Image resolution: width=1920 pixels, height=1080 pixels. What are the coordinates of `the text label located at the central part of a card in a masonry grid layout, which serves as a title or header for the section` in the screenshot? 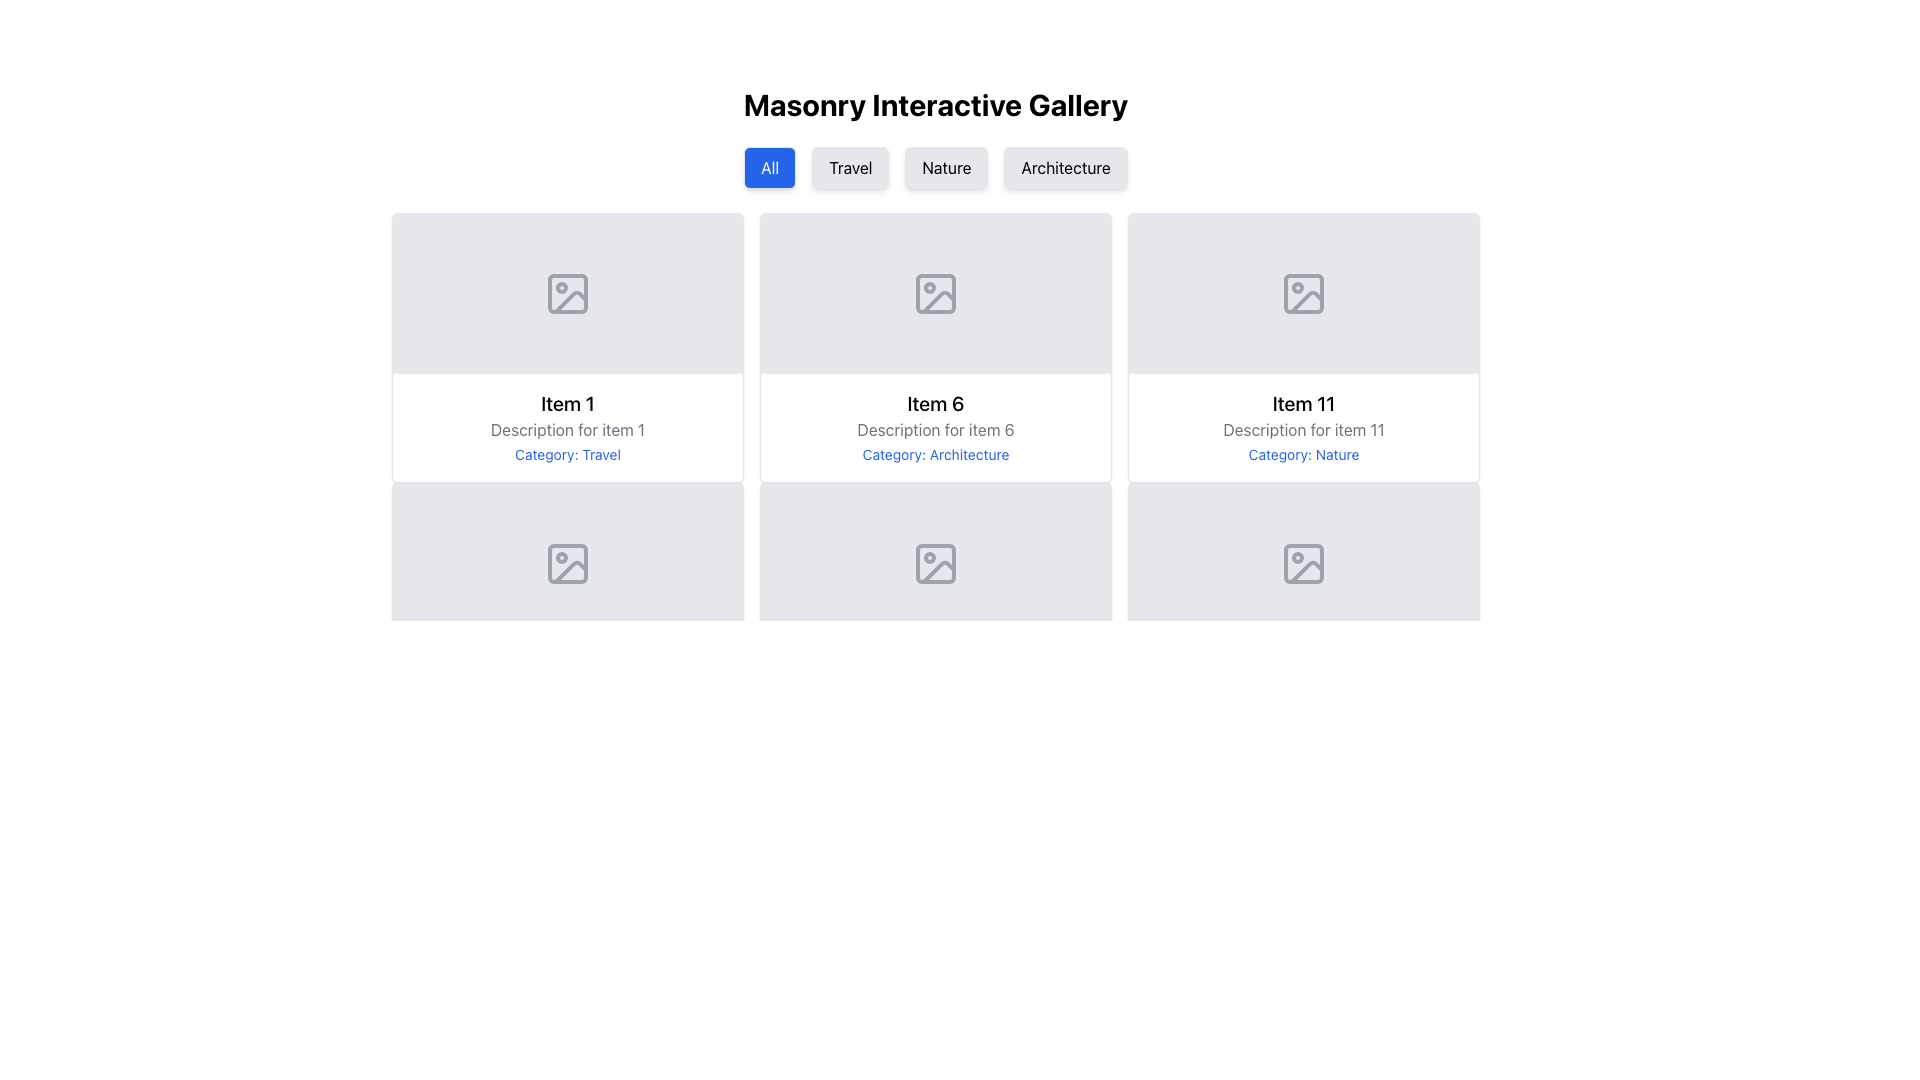 It's located at (935, 404).